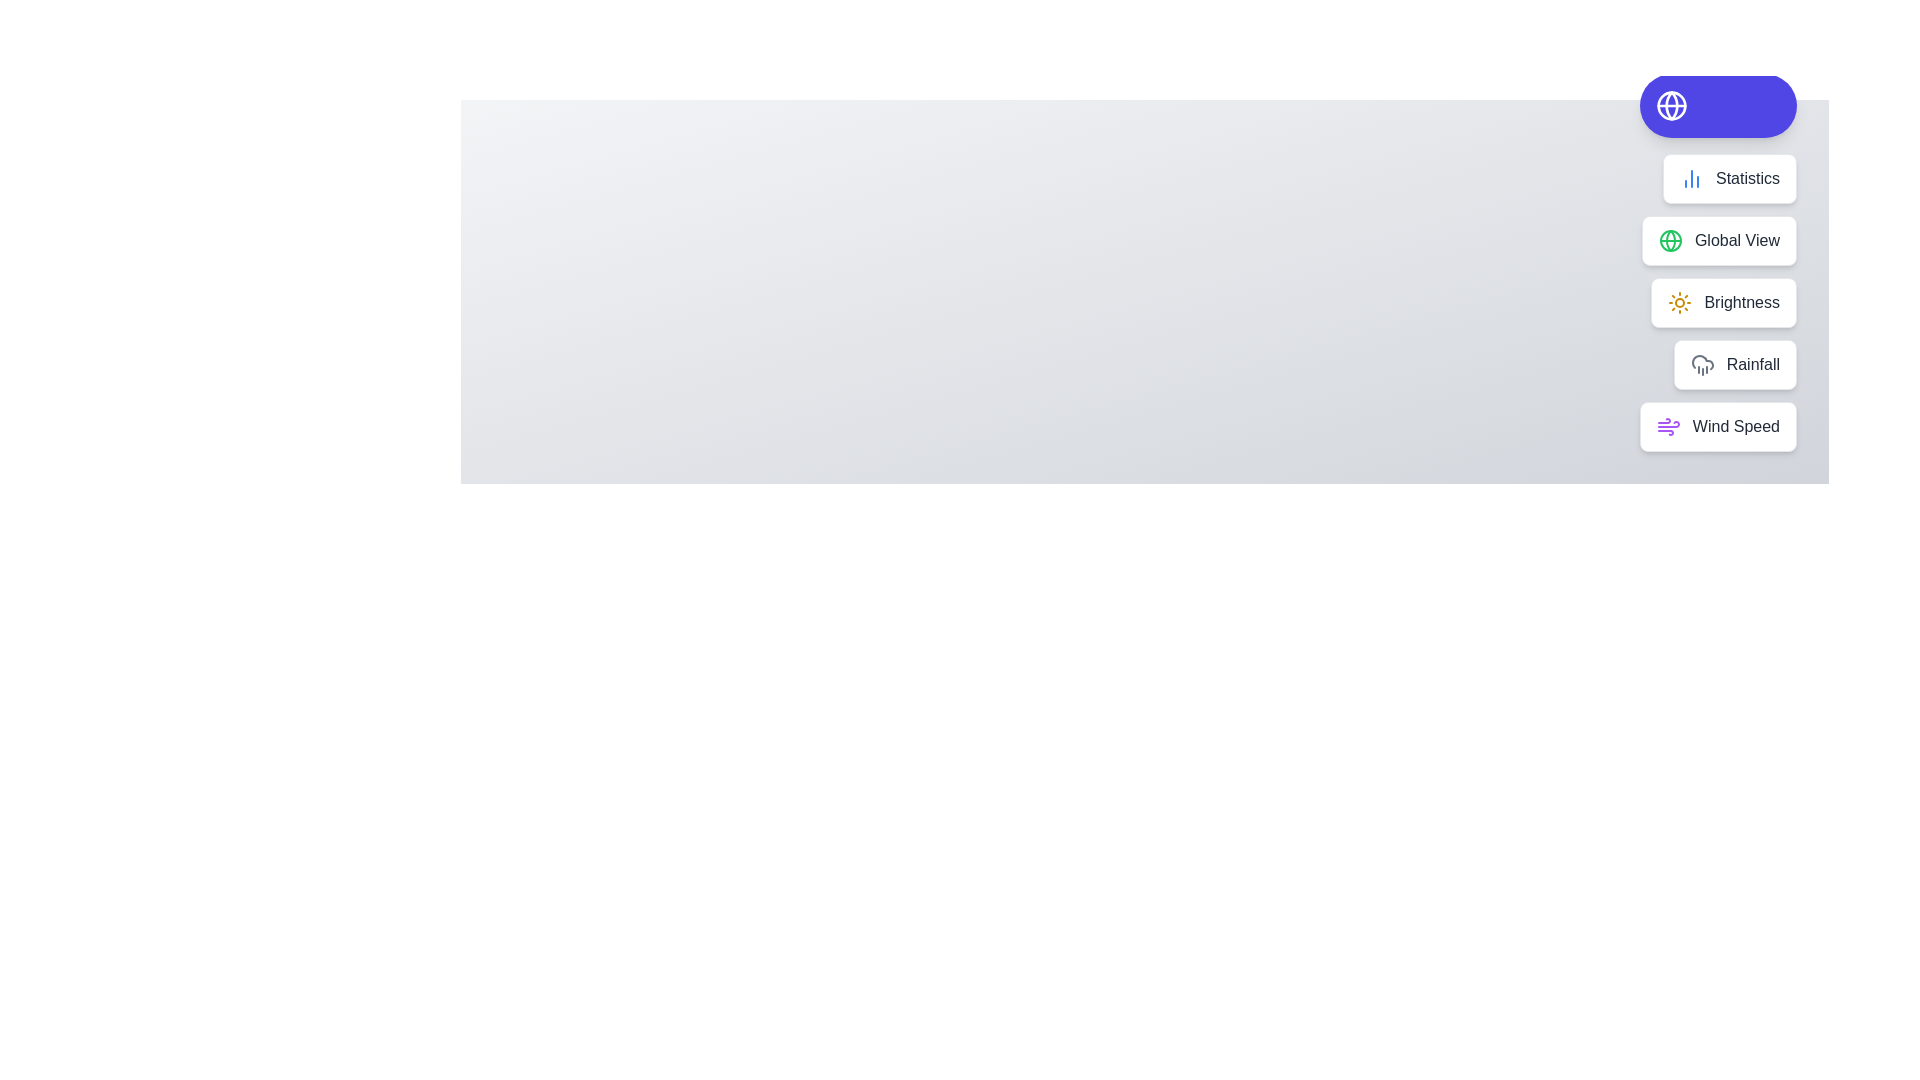 This screenshot has height=1080, width=1920. What do you see at coordinates (1734, 365) in the screenshot?
I see `the action Rainfall from the speed dial` at bounding box center [1734, 365].